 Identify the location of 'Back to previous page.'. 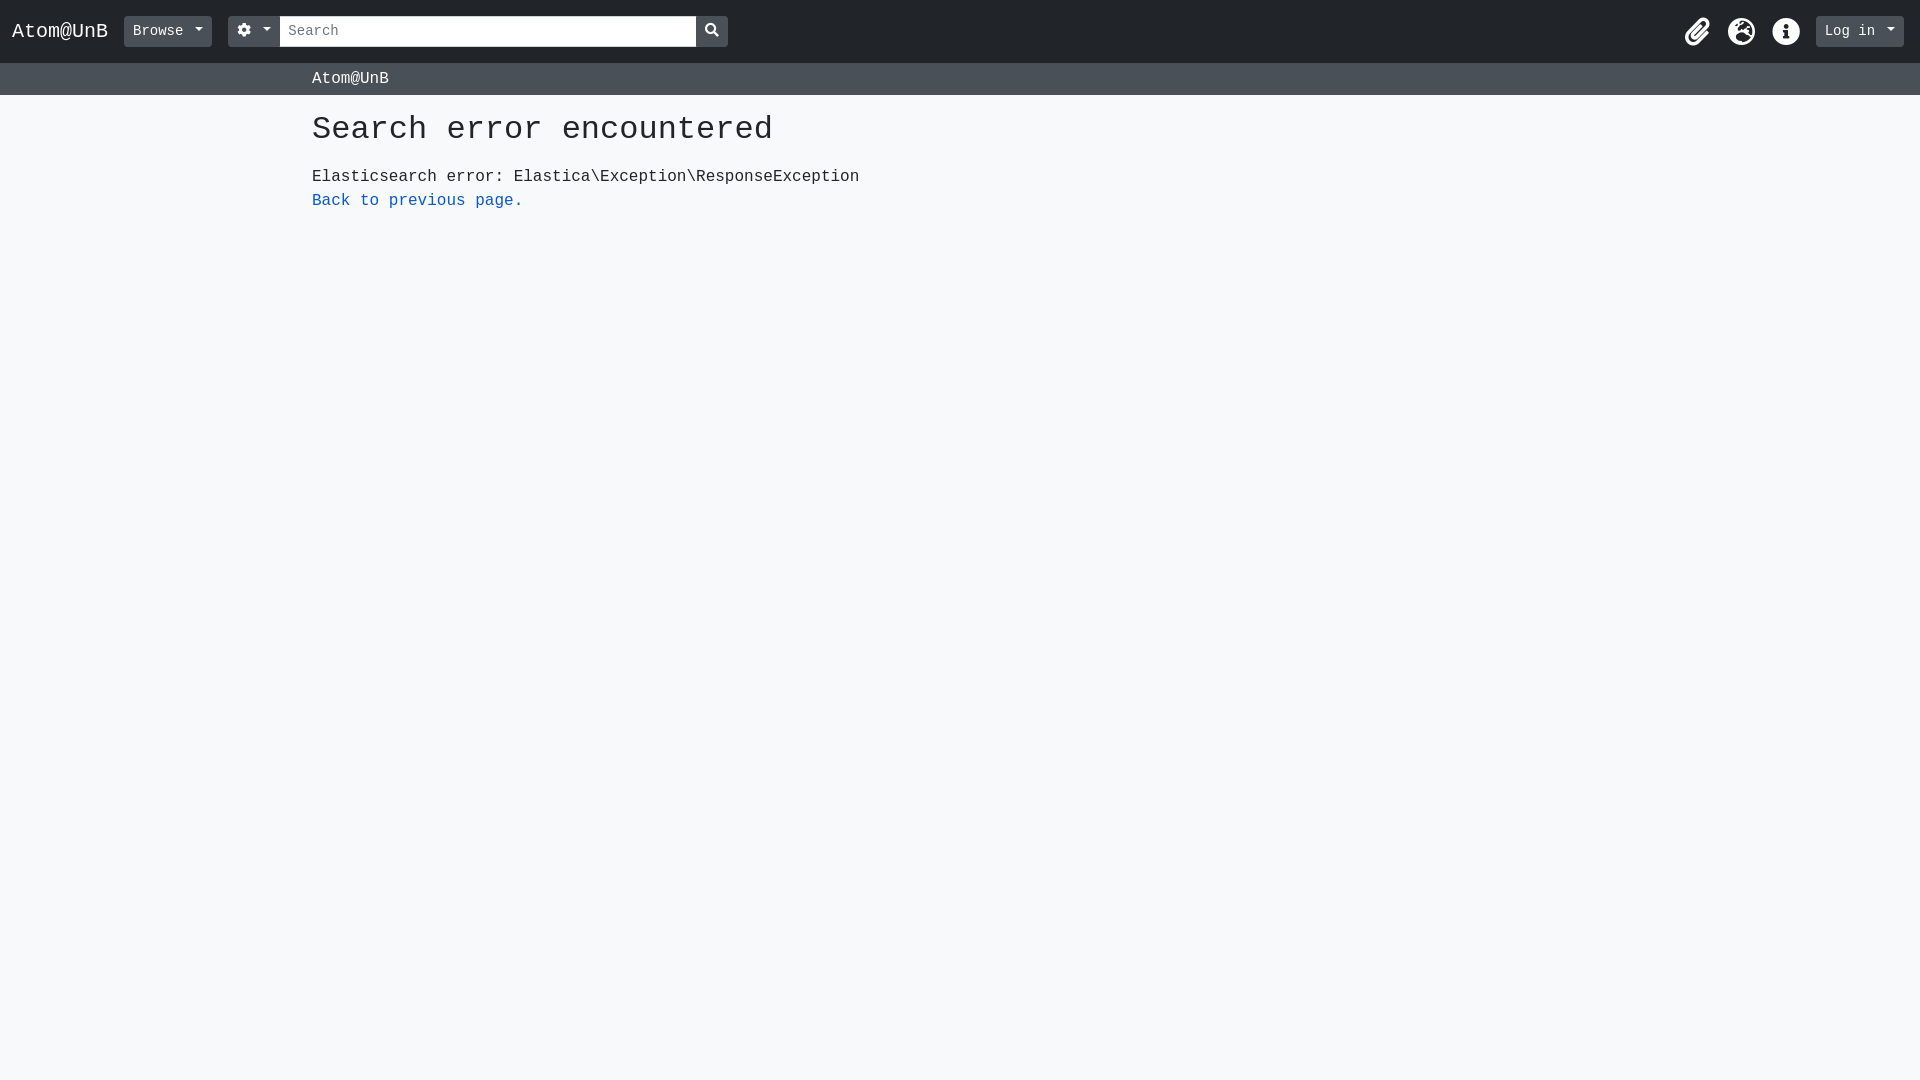
(416, 200).